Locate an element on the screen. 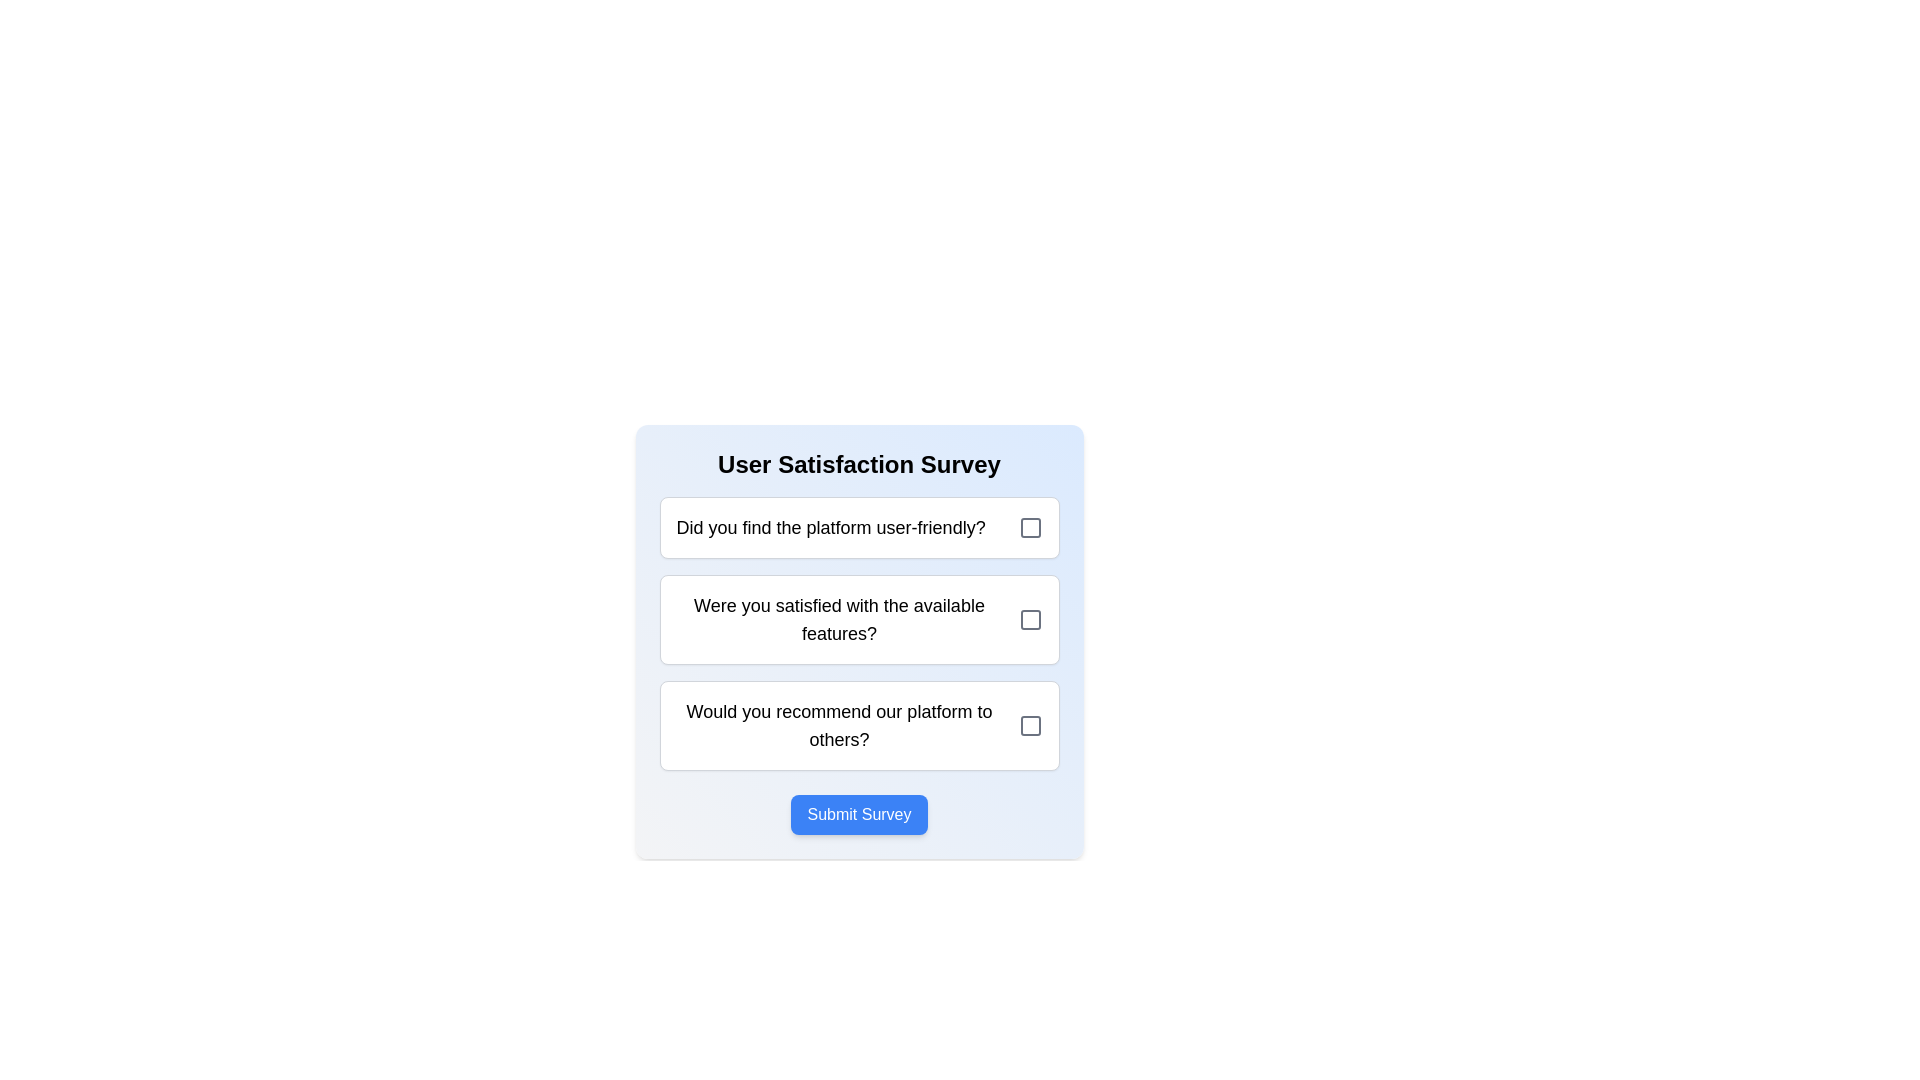 This screenshot has height=1080, width=1920. the 'Submit Survey' button is located at coordinates (859, 814).